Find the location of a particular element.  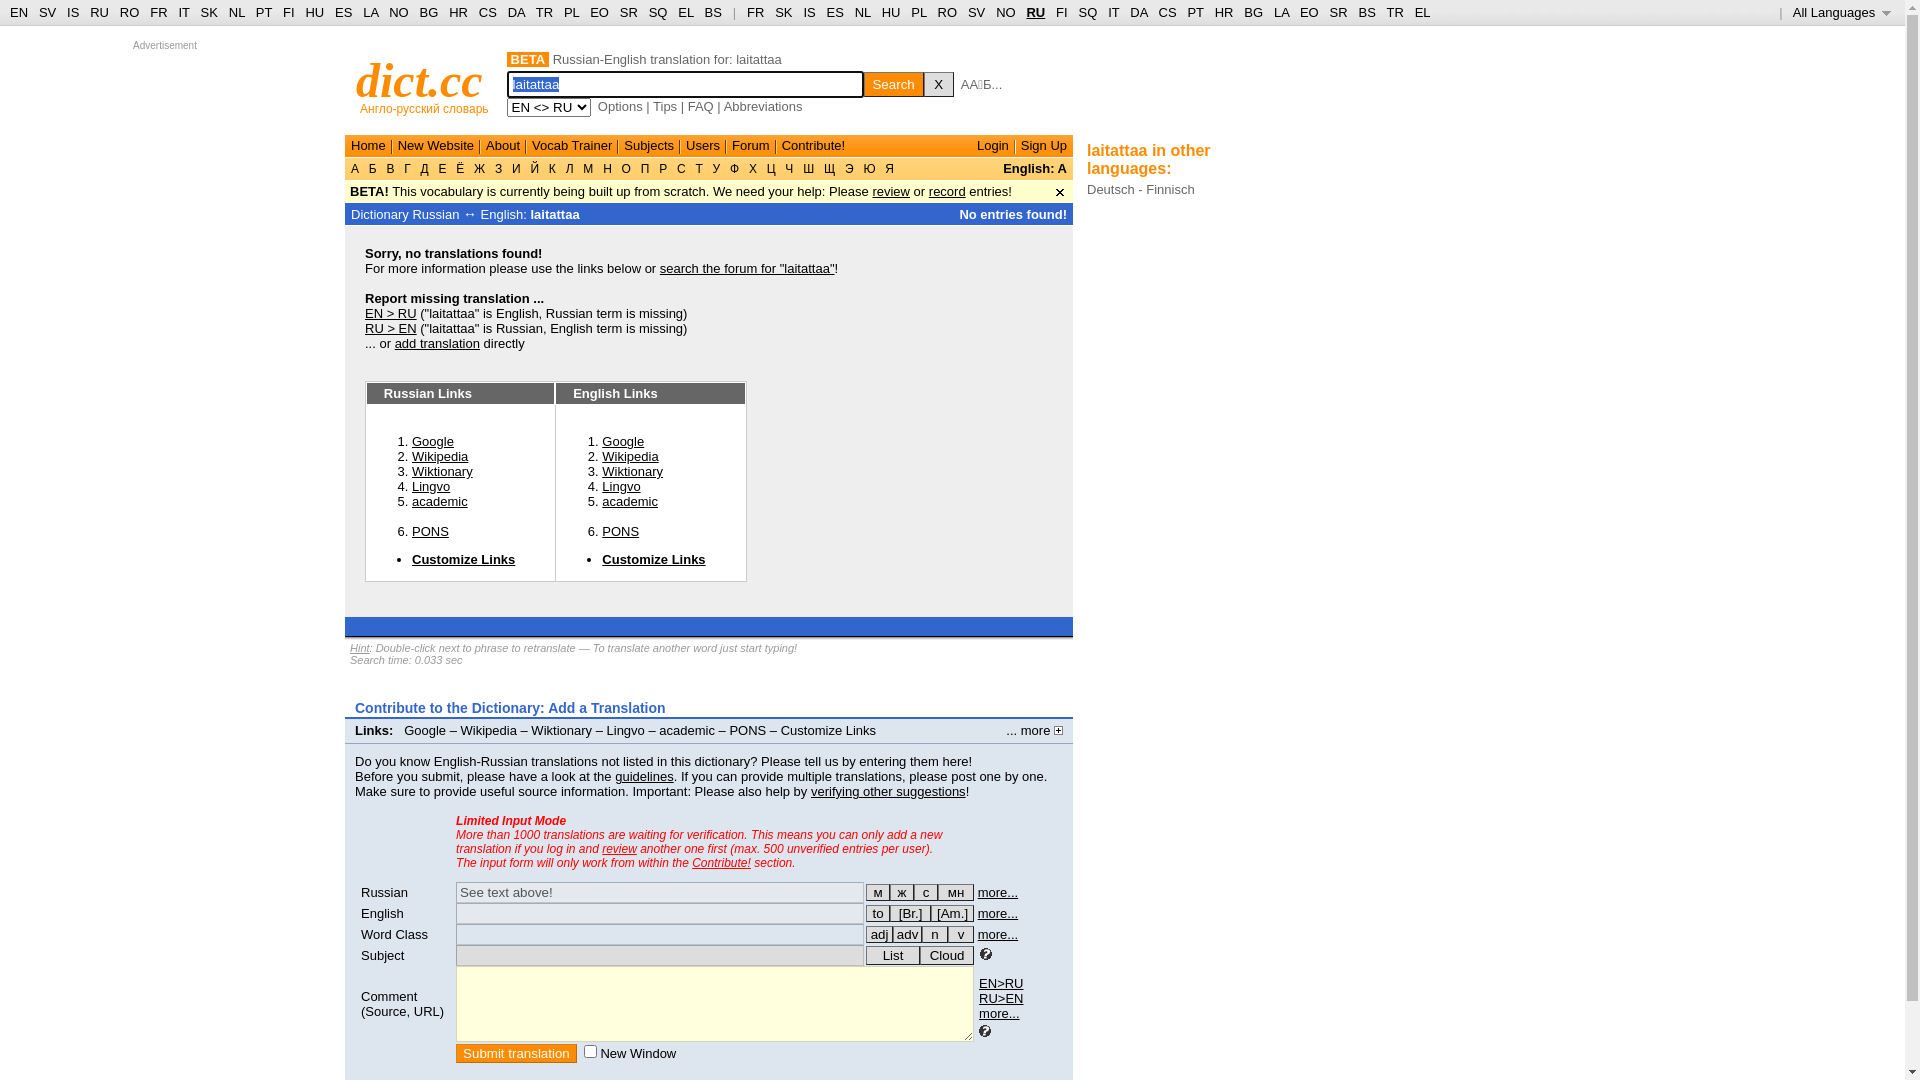

'List' is located at coordinates (891, 954).